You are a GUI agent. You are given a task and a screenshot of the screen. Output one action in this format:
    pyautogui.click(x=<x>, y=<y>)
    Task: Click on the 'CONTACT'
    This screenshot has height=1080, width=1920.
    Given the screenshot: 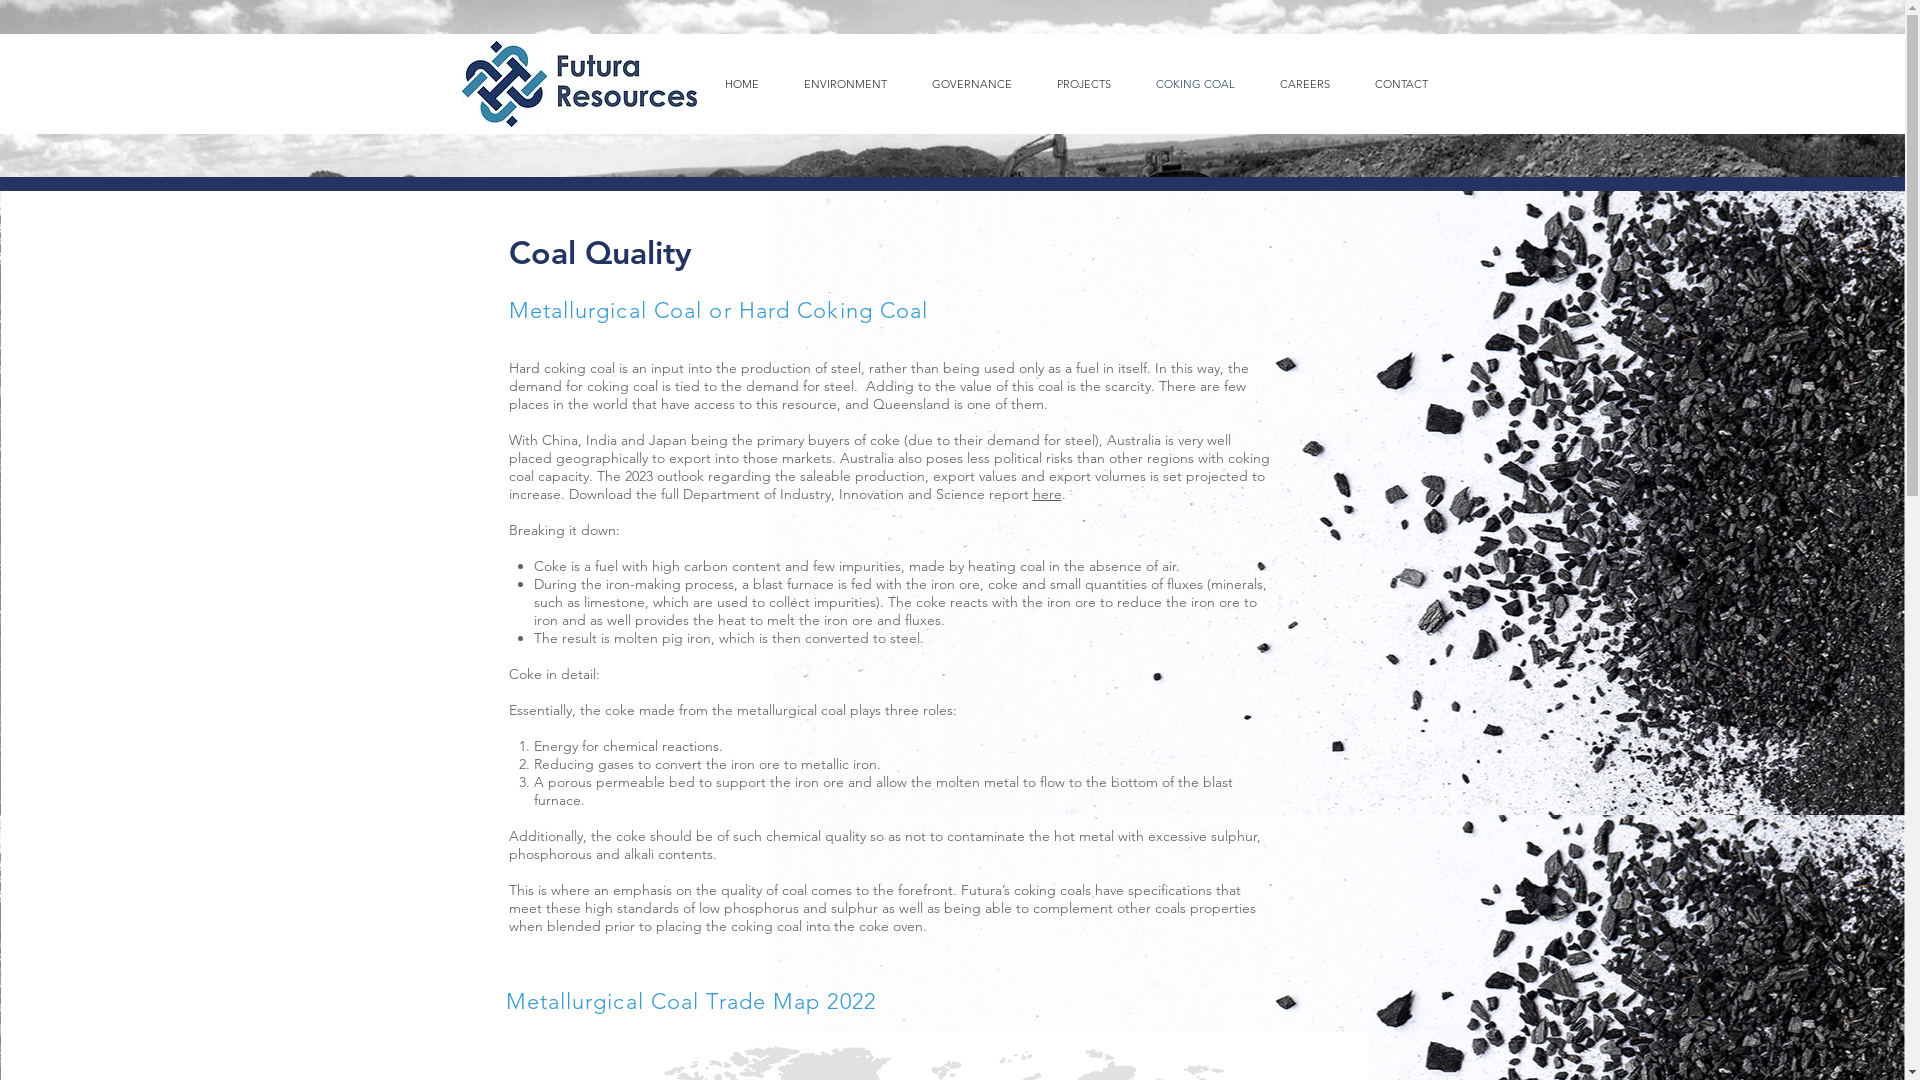 What is the action you would take?
    pyautogui.click(x=1352, y=83)
    